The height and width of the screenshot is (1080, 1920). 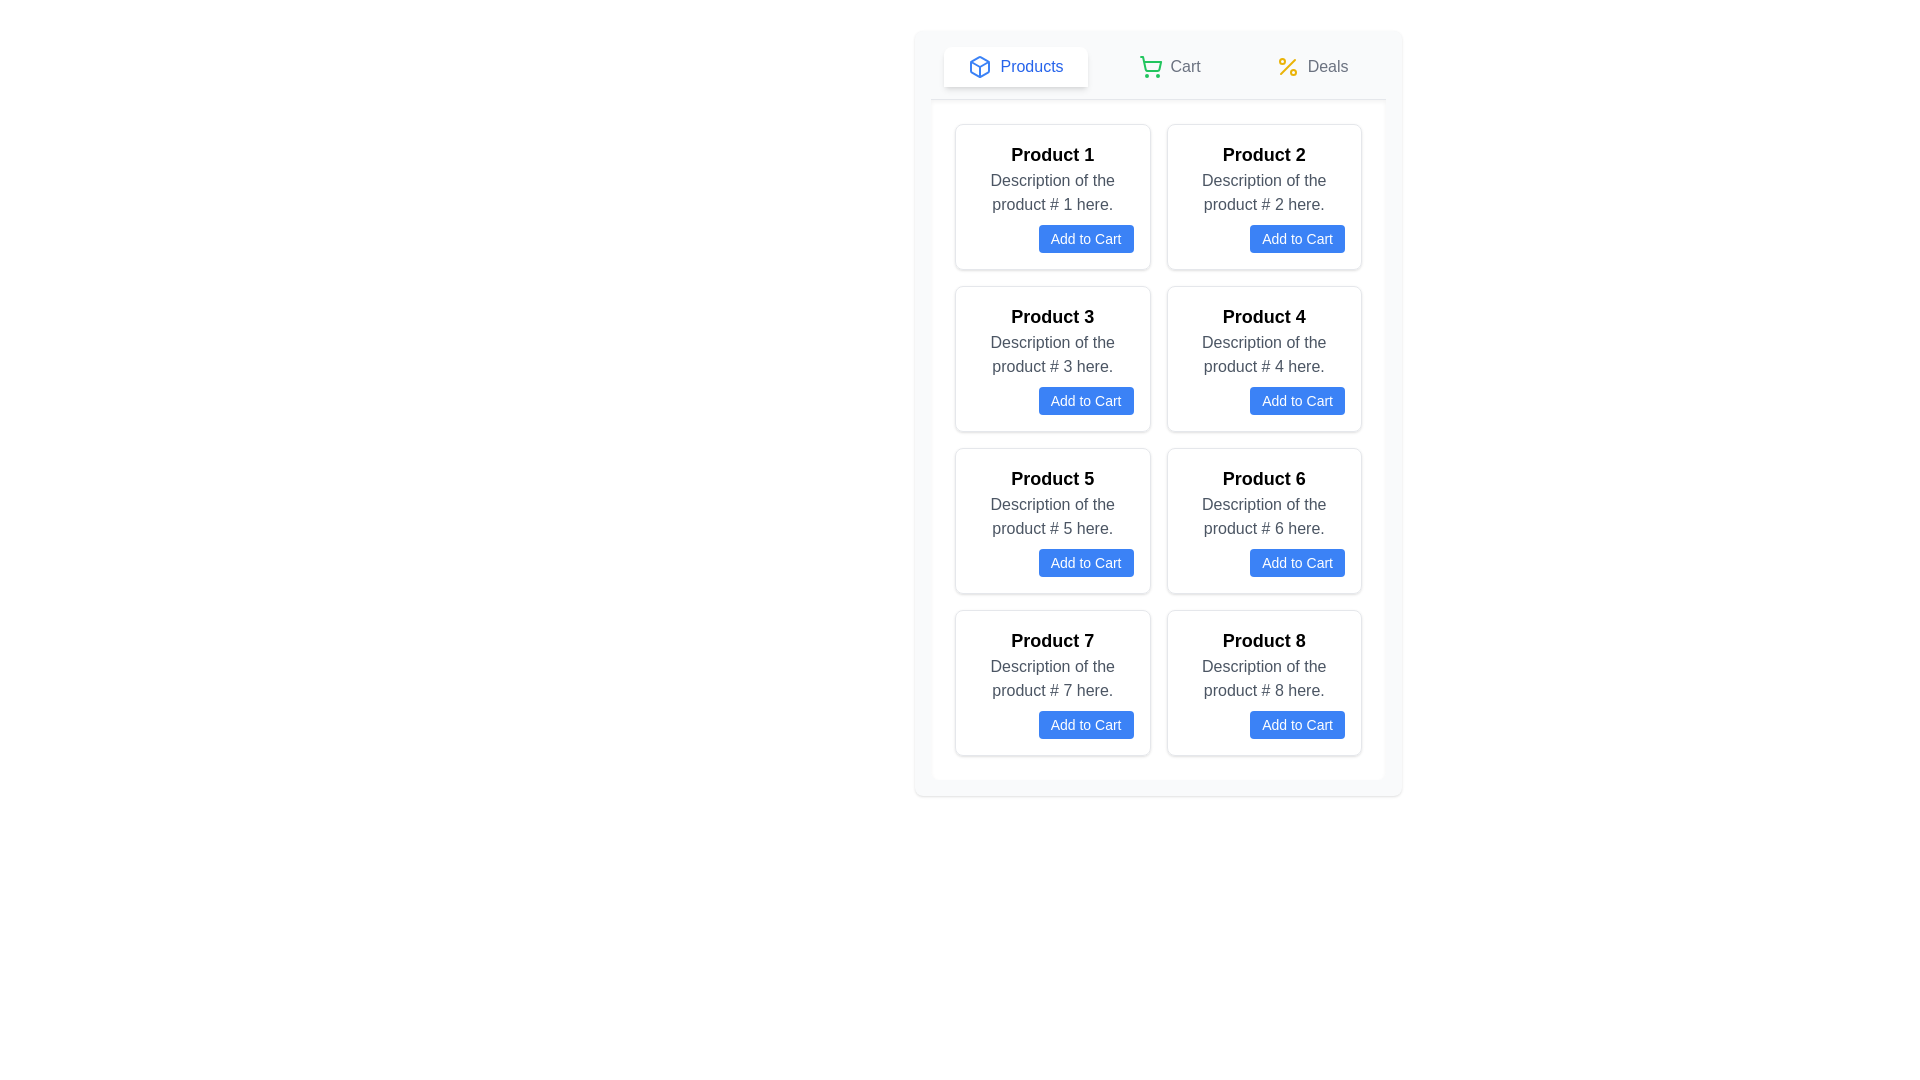 I want to click on the static text element providing details about 'Product 6', which is located directly below the title and above the 'Add to Cart' button, so click(x=1263, y=515).